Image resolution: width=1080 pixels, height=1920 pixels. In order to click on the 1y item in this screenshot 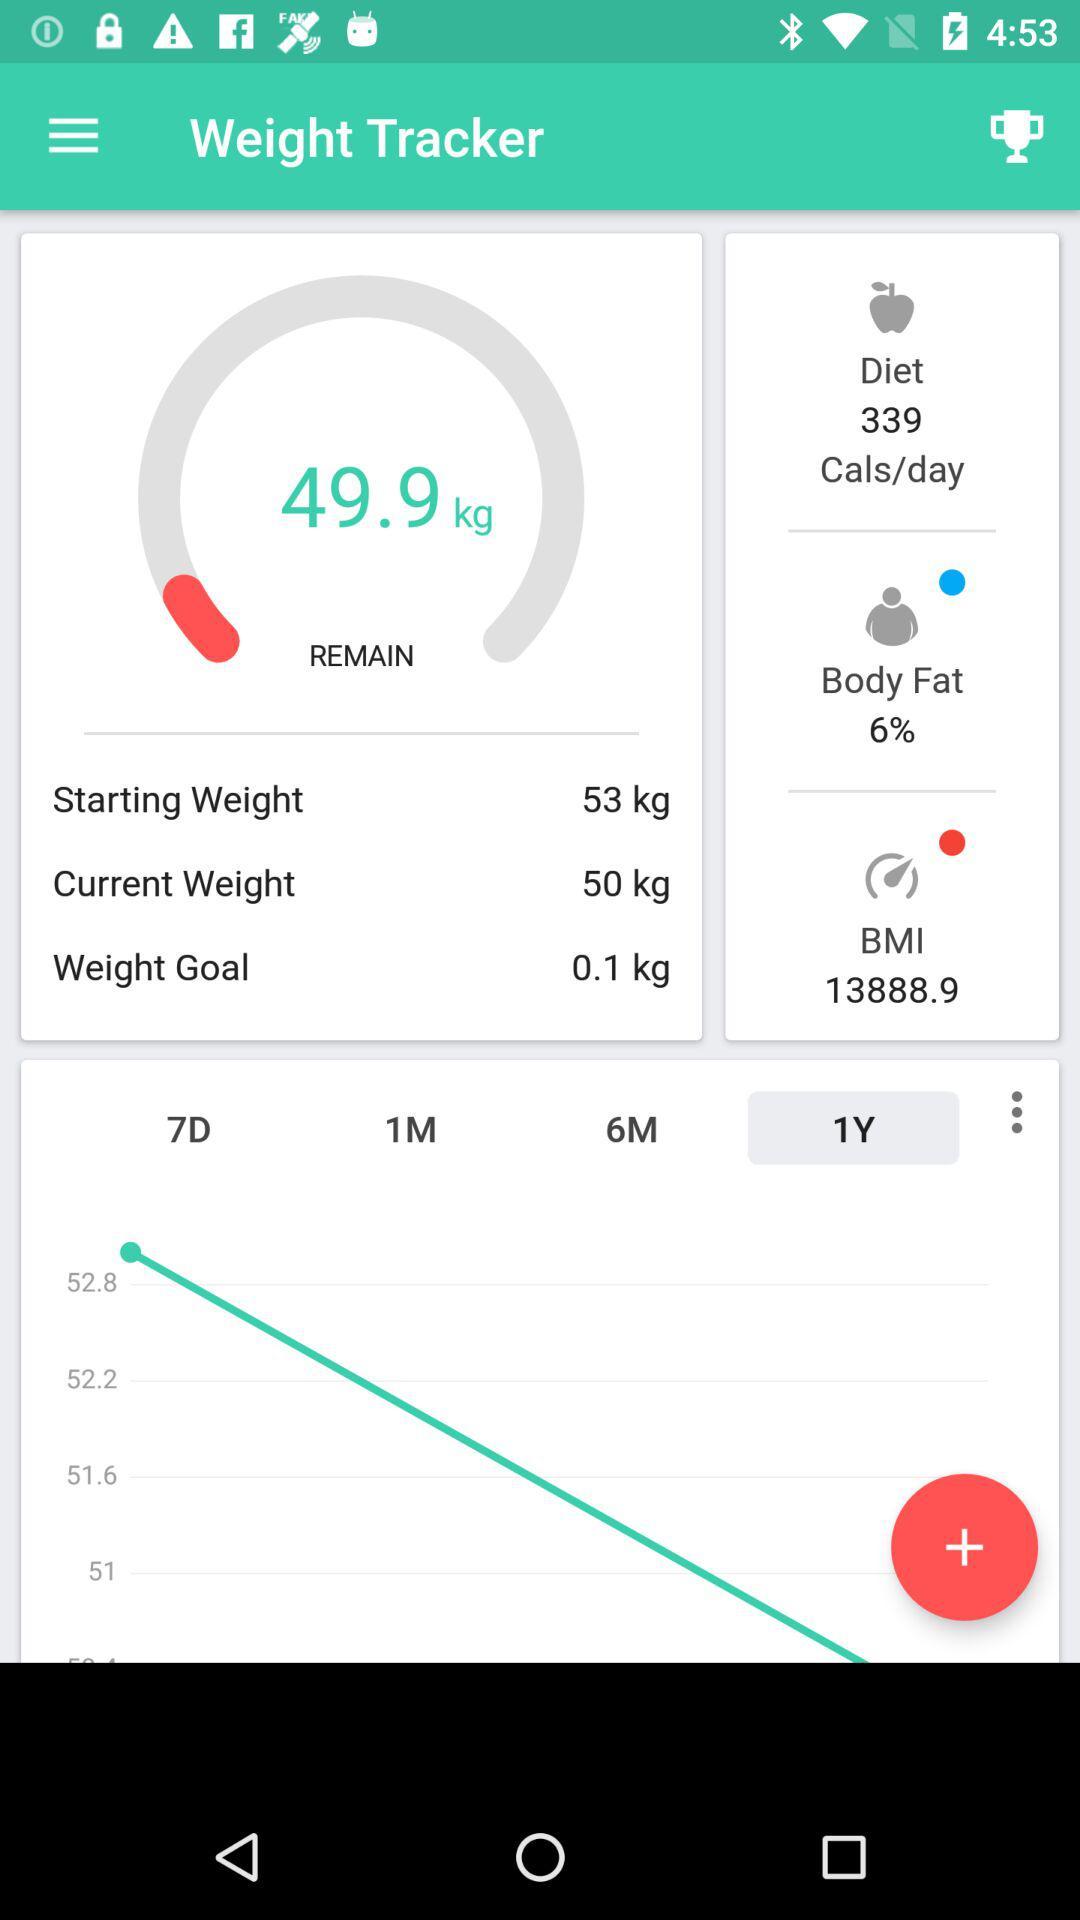, I will do `click(853, 1128)`.